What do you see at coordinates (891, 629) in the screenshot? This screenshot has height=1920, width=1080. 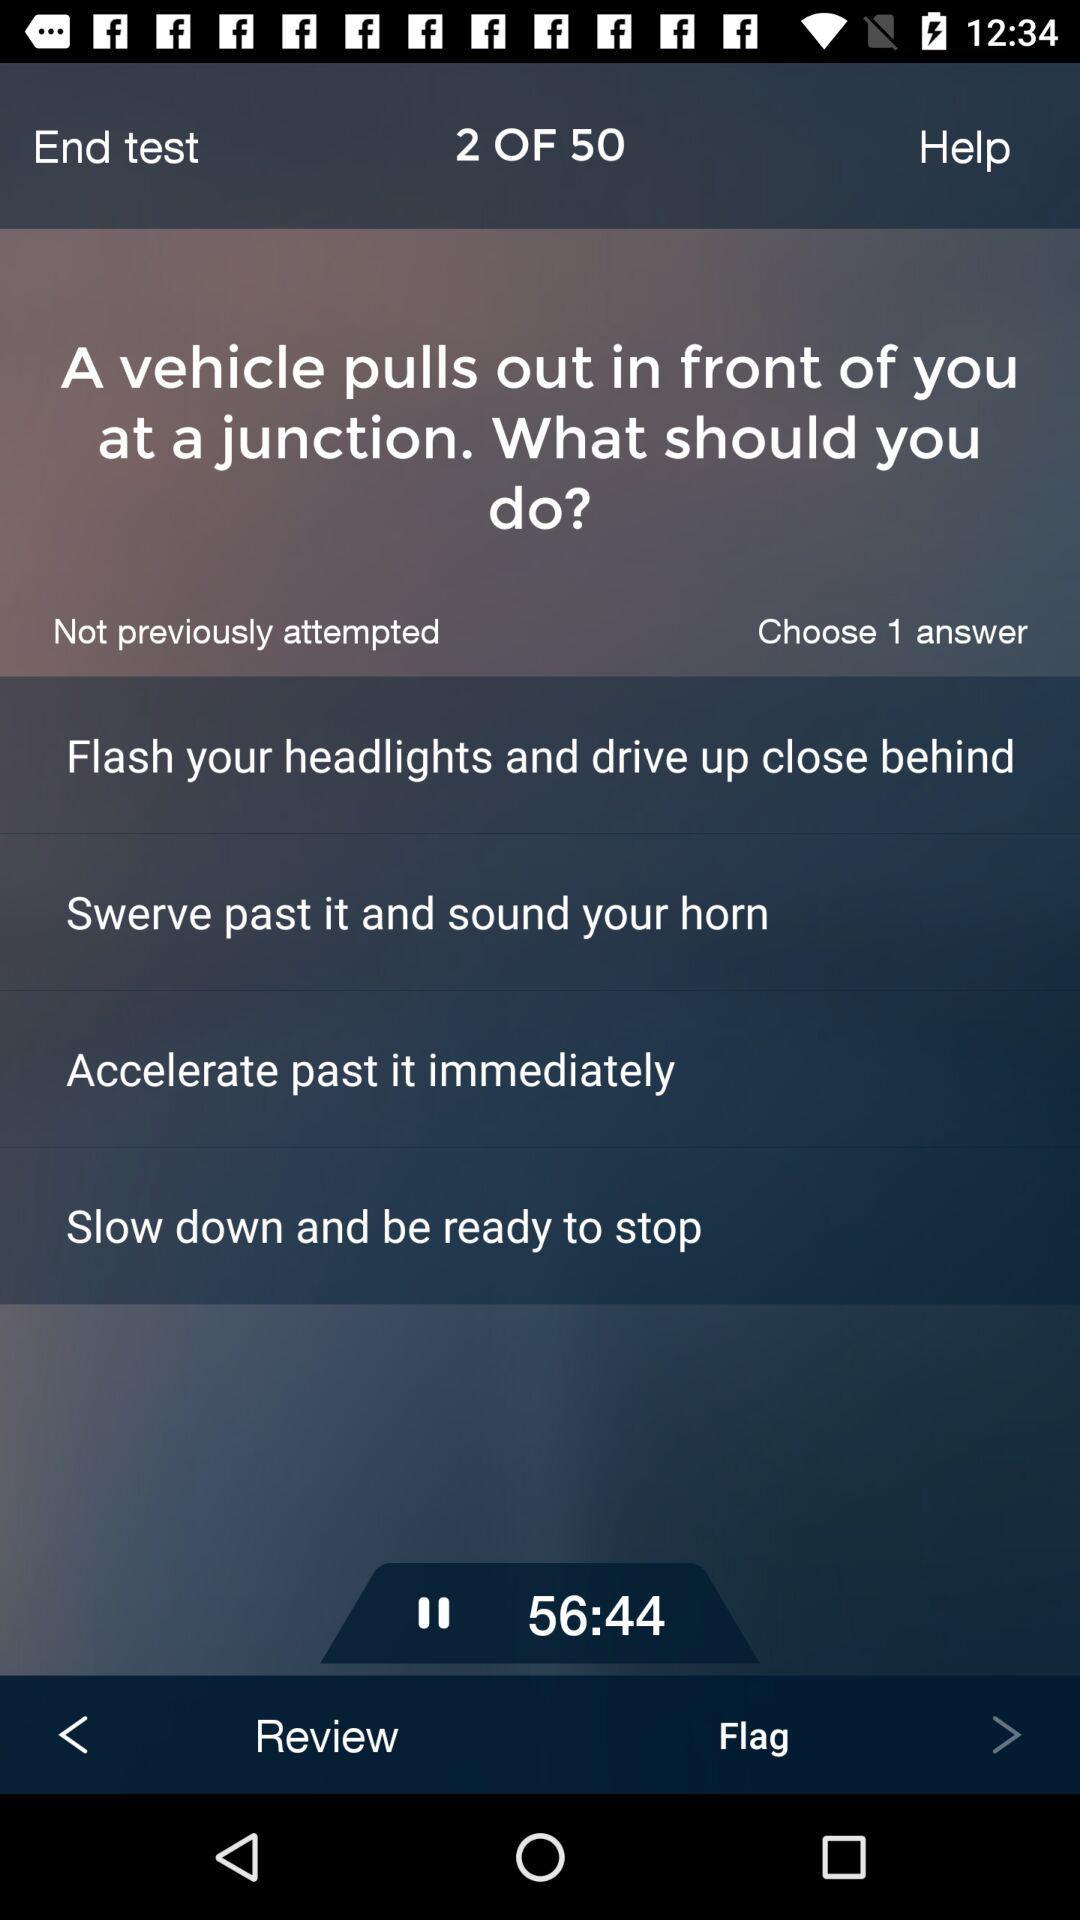 I see `the choose 1 answer icon` at bounding box center [891, 629].